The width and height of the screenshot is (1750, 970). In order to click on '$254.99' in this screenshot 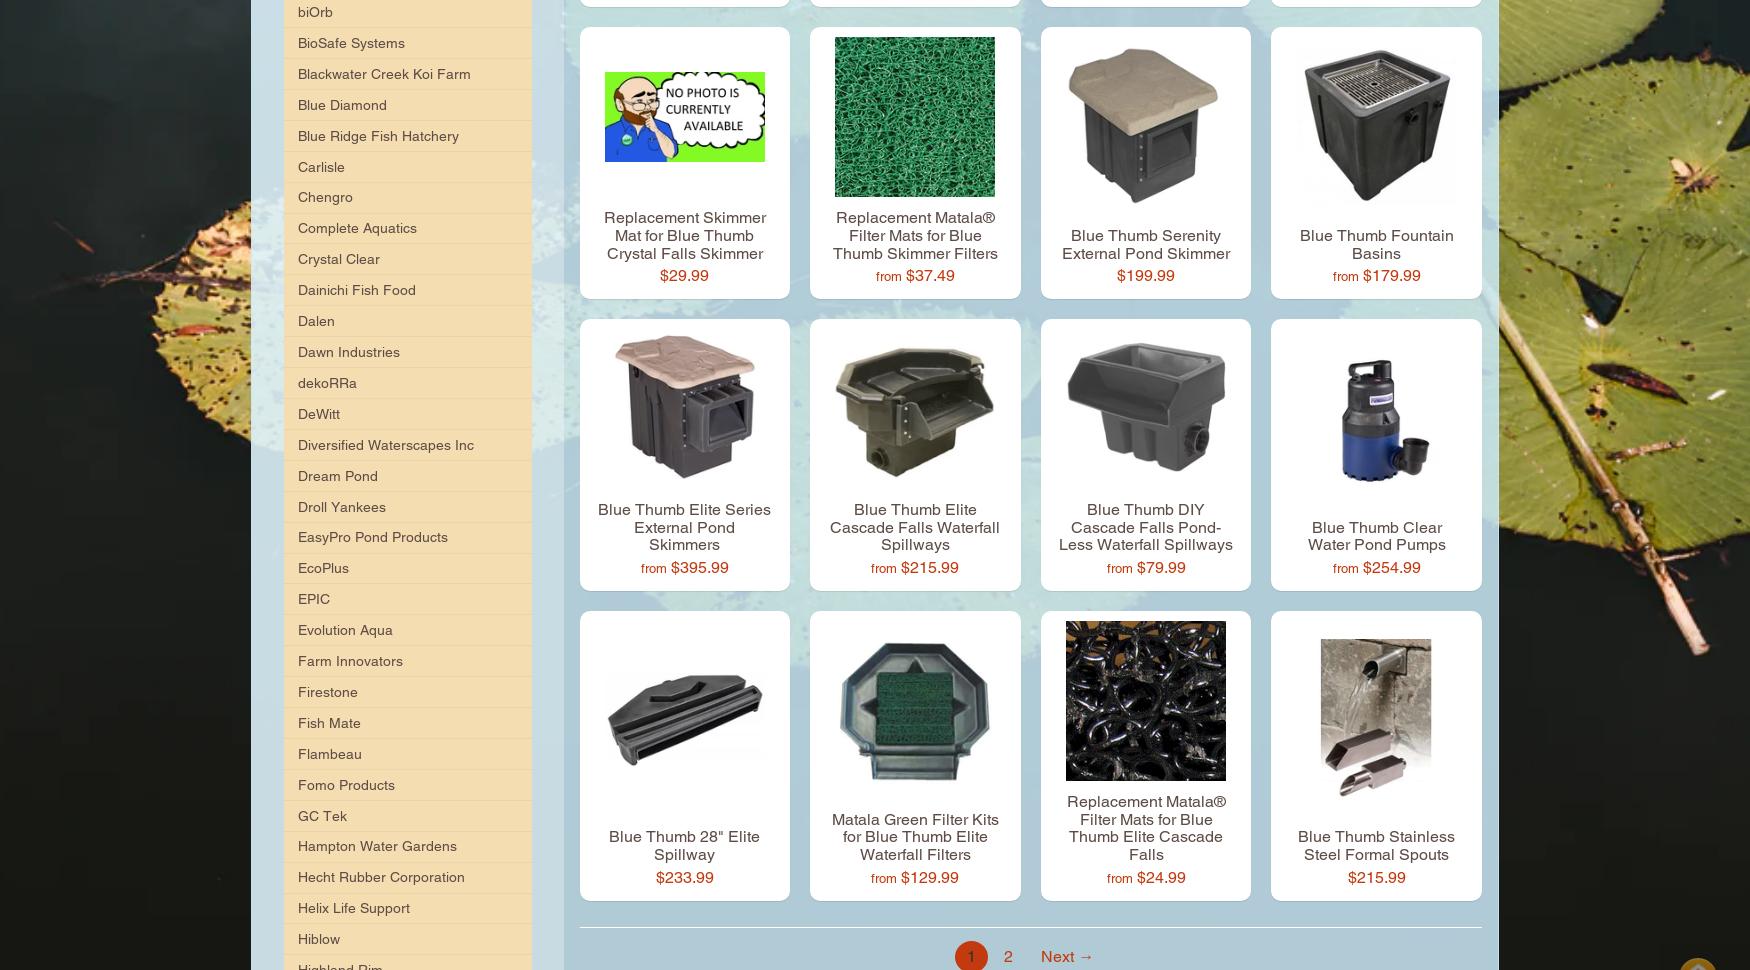, I will do `click(1362, 566)`.